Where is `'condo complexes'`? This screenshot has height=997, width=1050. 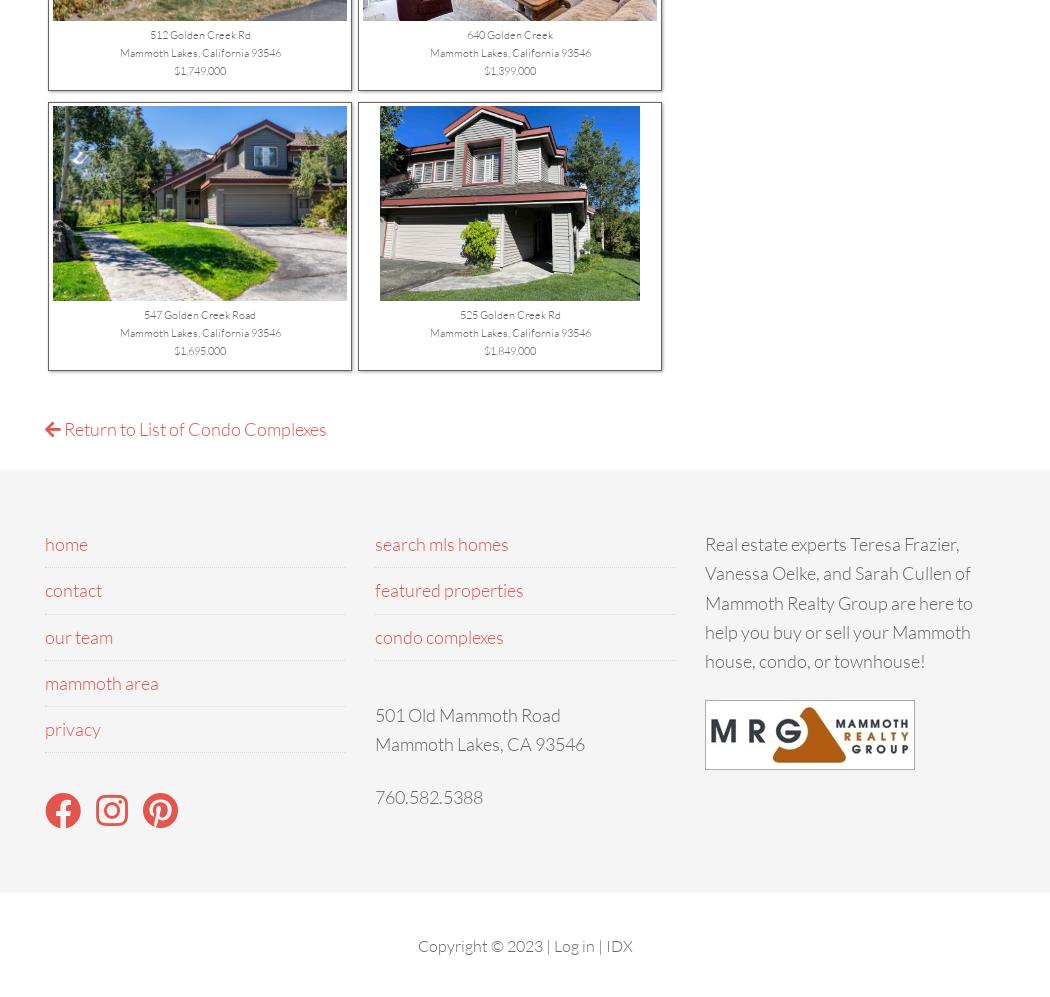
'condo complexes' is located at coordinates (373, 635).